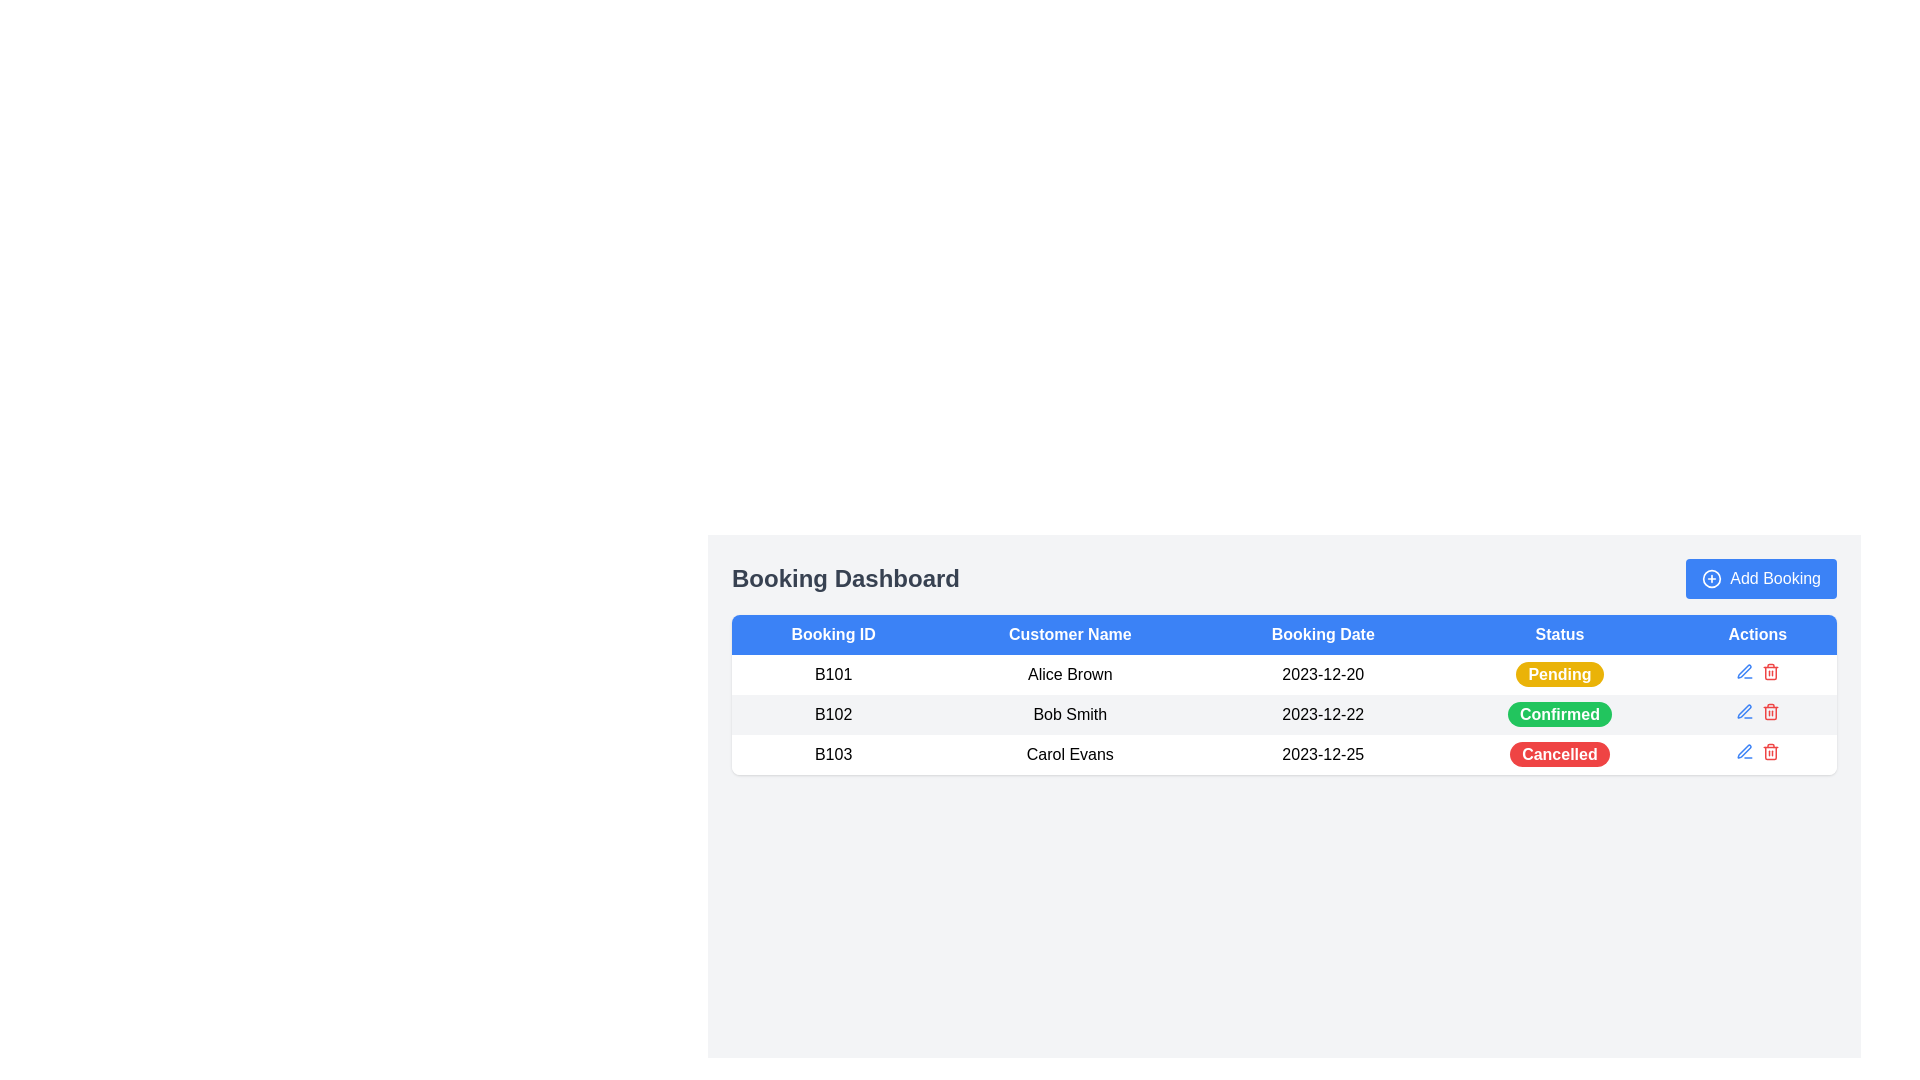 The height and width of the screenshot is (1080, 1920). Describe the element at coordinates (1743, 671) in the screenshot. I see `the edit button represented by a pen symbol in the 'Actions' column of the booking dashboard for booking ID 'B101' to enable keyboard navigation` at that location.